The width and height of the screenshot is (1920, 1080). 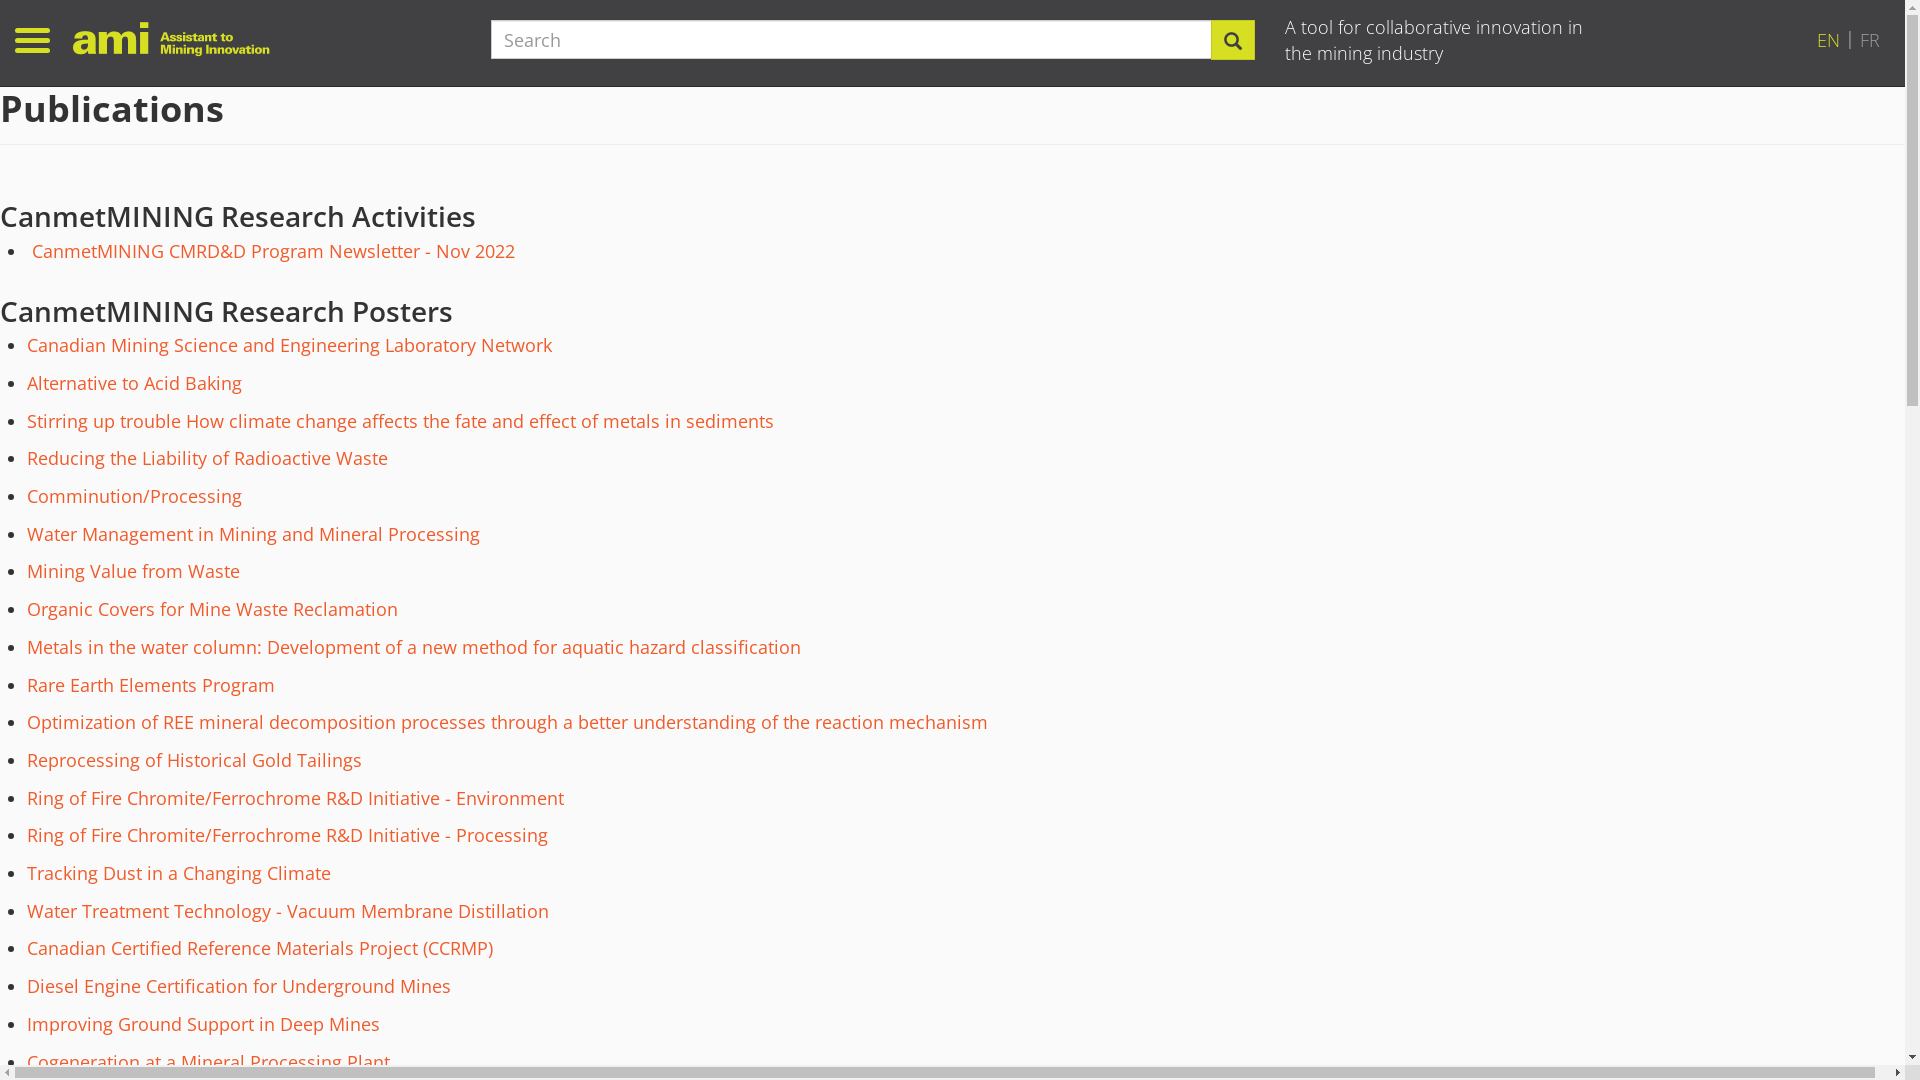 What do you see at coordinates (149, 684) in the screenshot?
I see `'Rare Earth Elements Program'` at bounding box center [149, 684].